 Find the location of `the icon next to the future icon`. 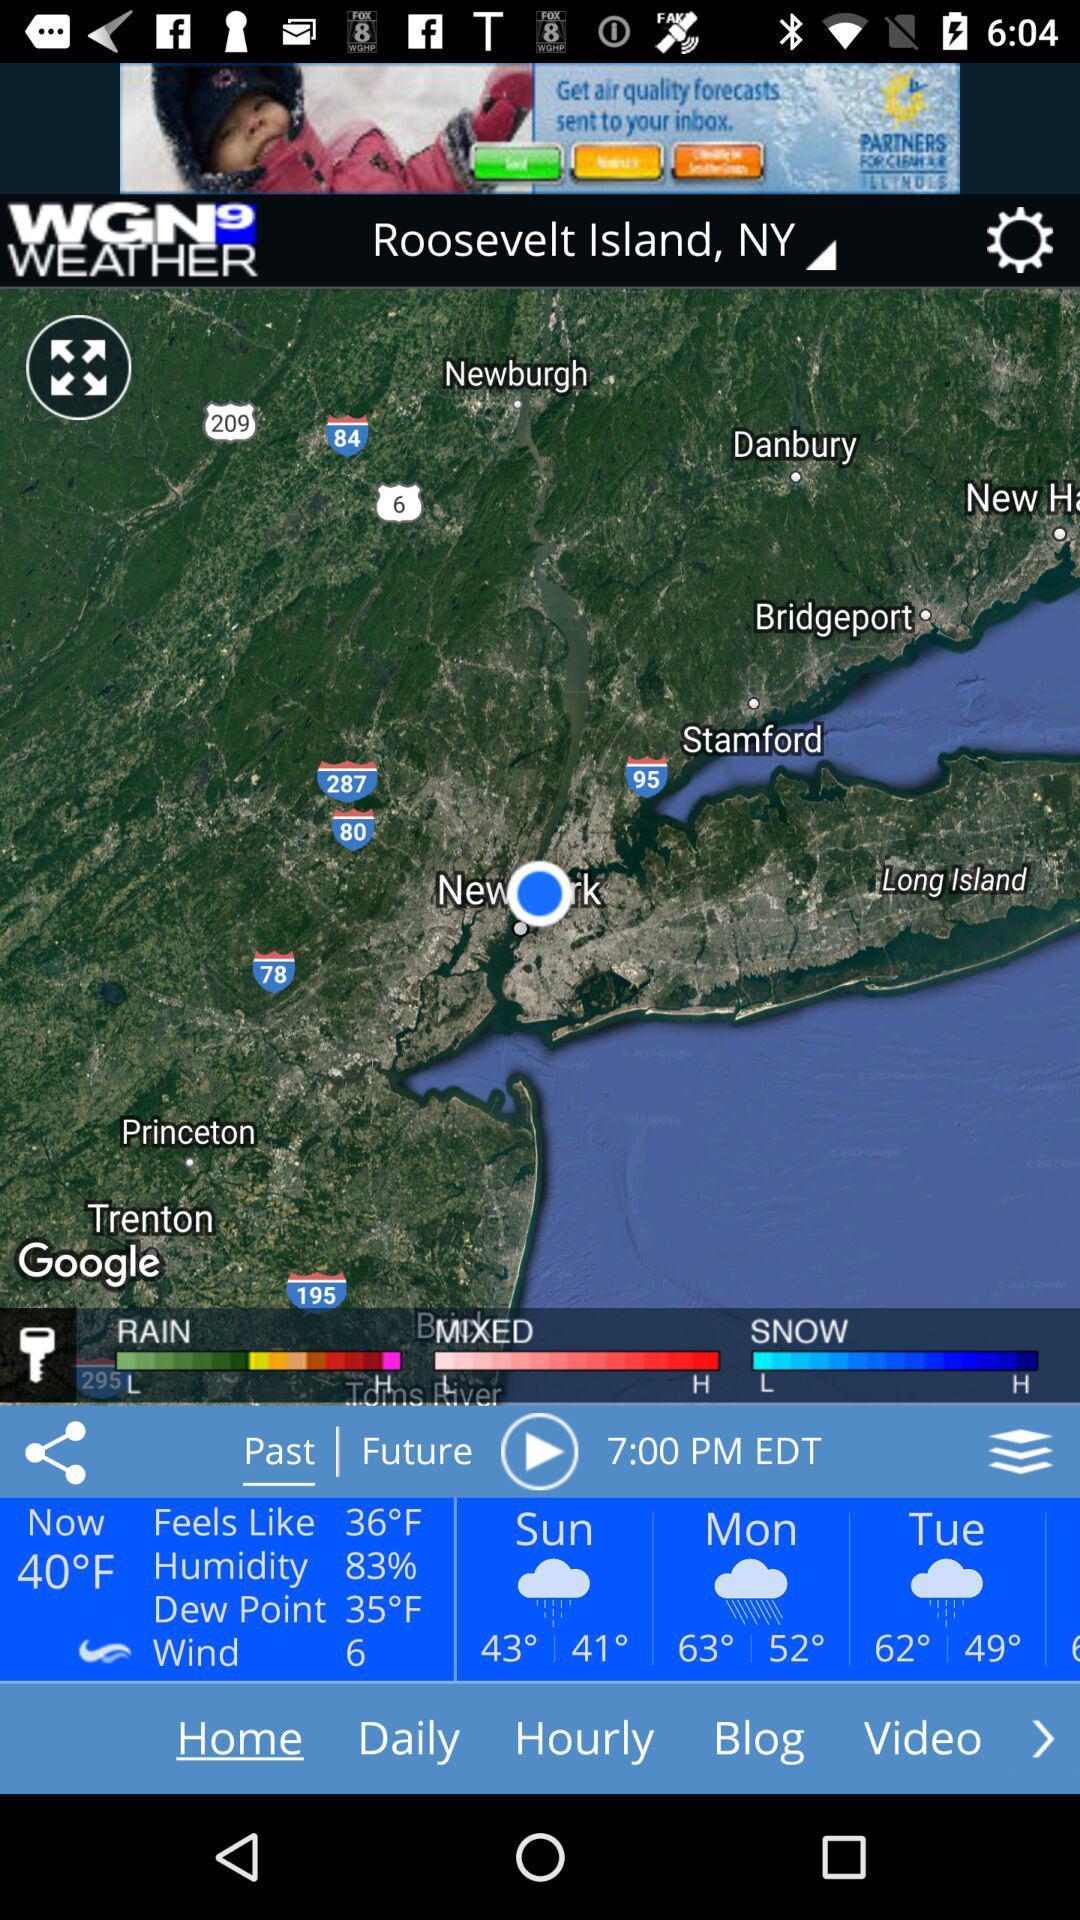

the icon next to the future icon is located at coordinates (538, 1451).